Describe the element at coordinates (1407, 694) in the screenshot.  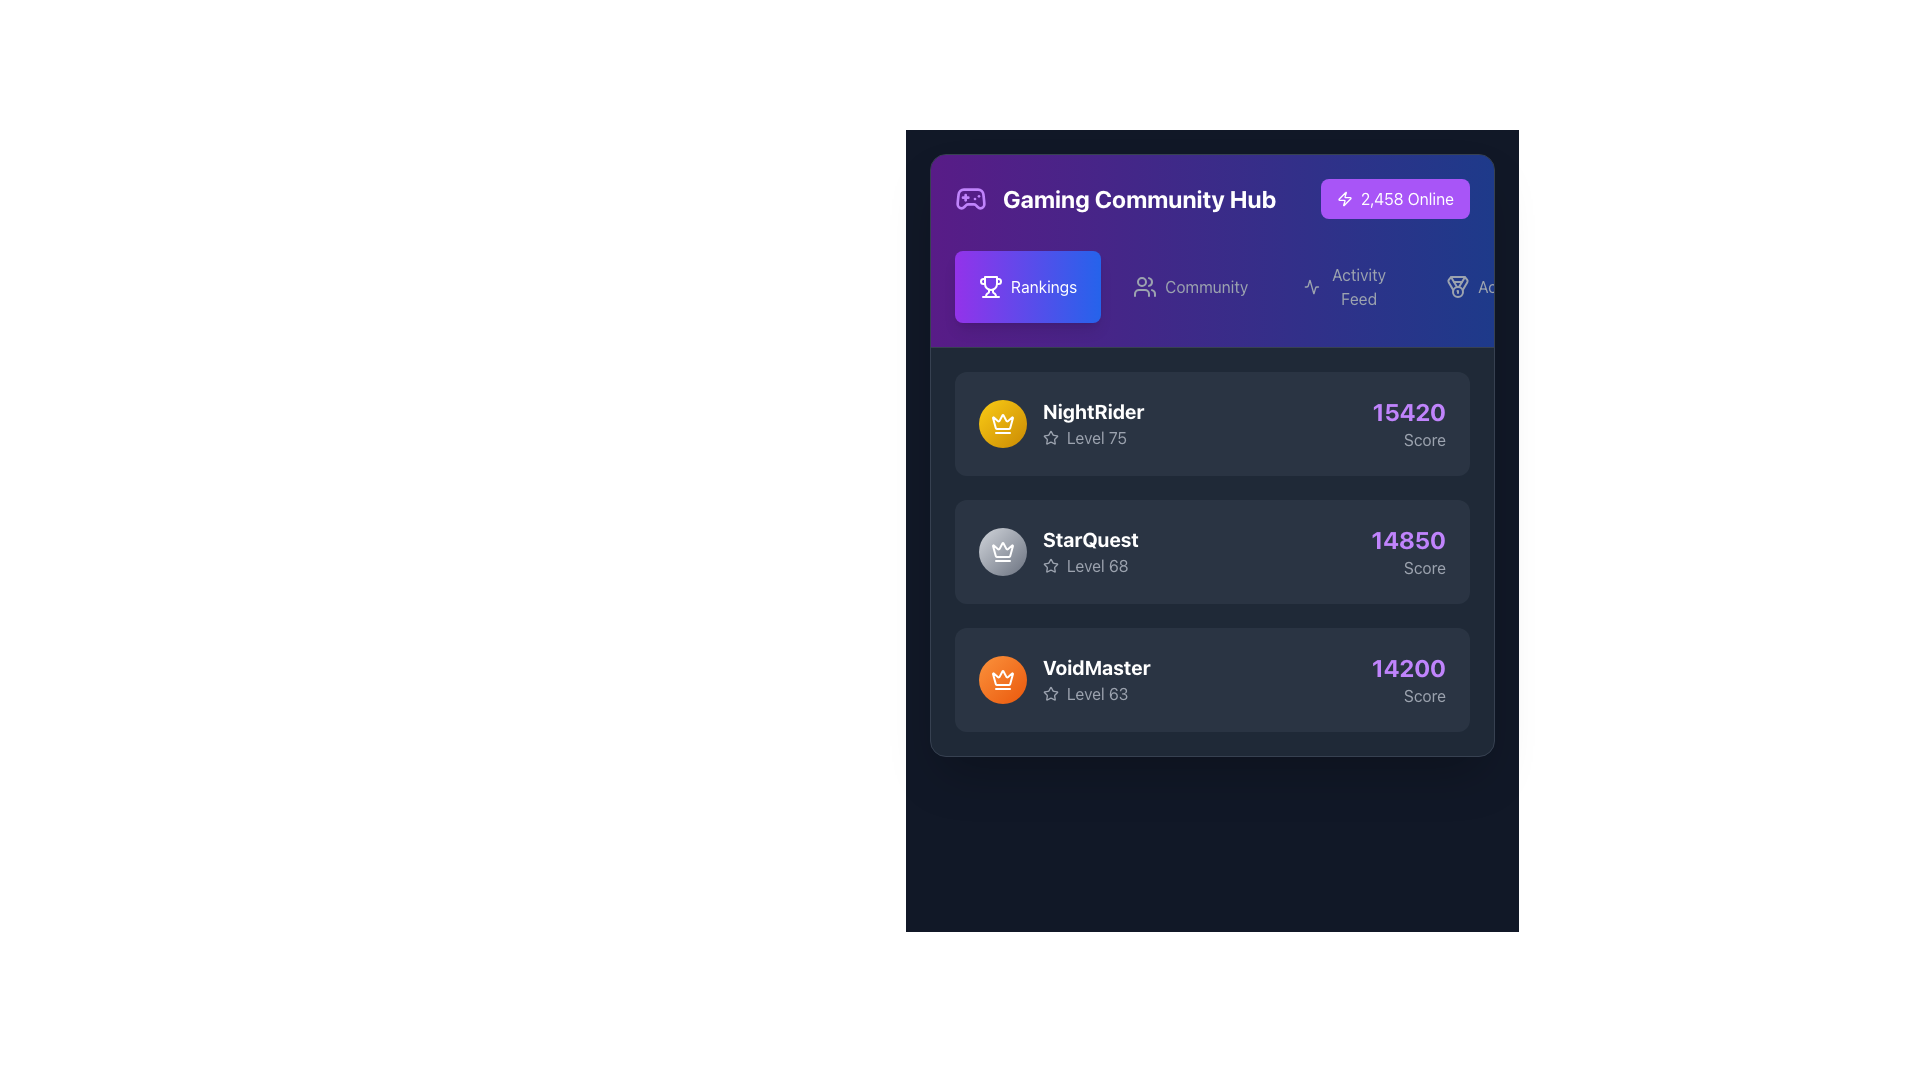
I see `the text label displaying 'Score' in gray color, located at the bottom right corner of the 'VoidMaster' card, next to the score number '14200'` at that location.